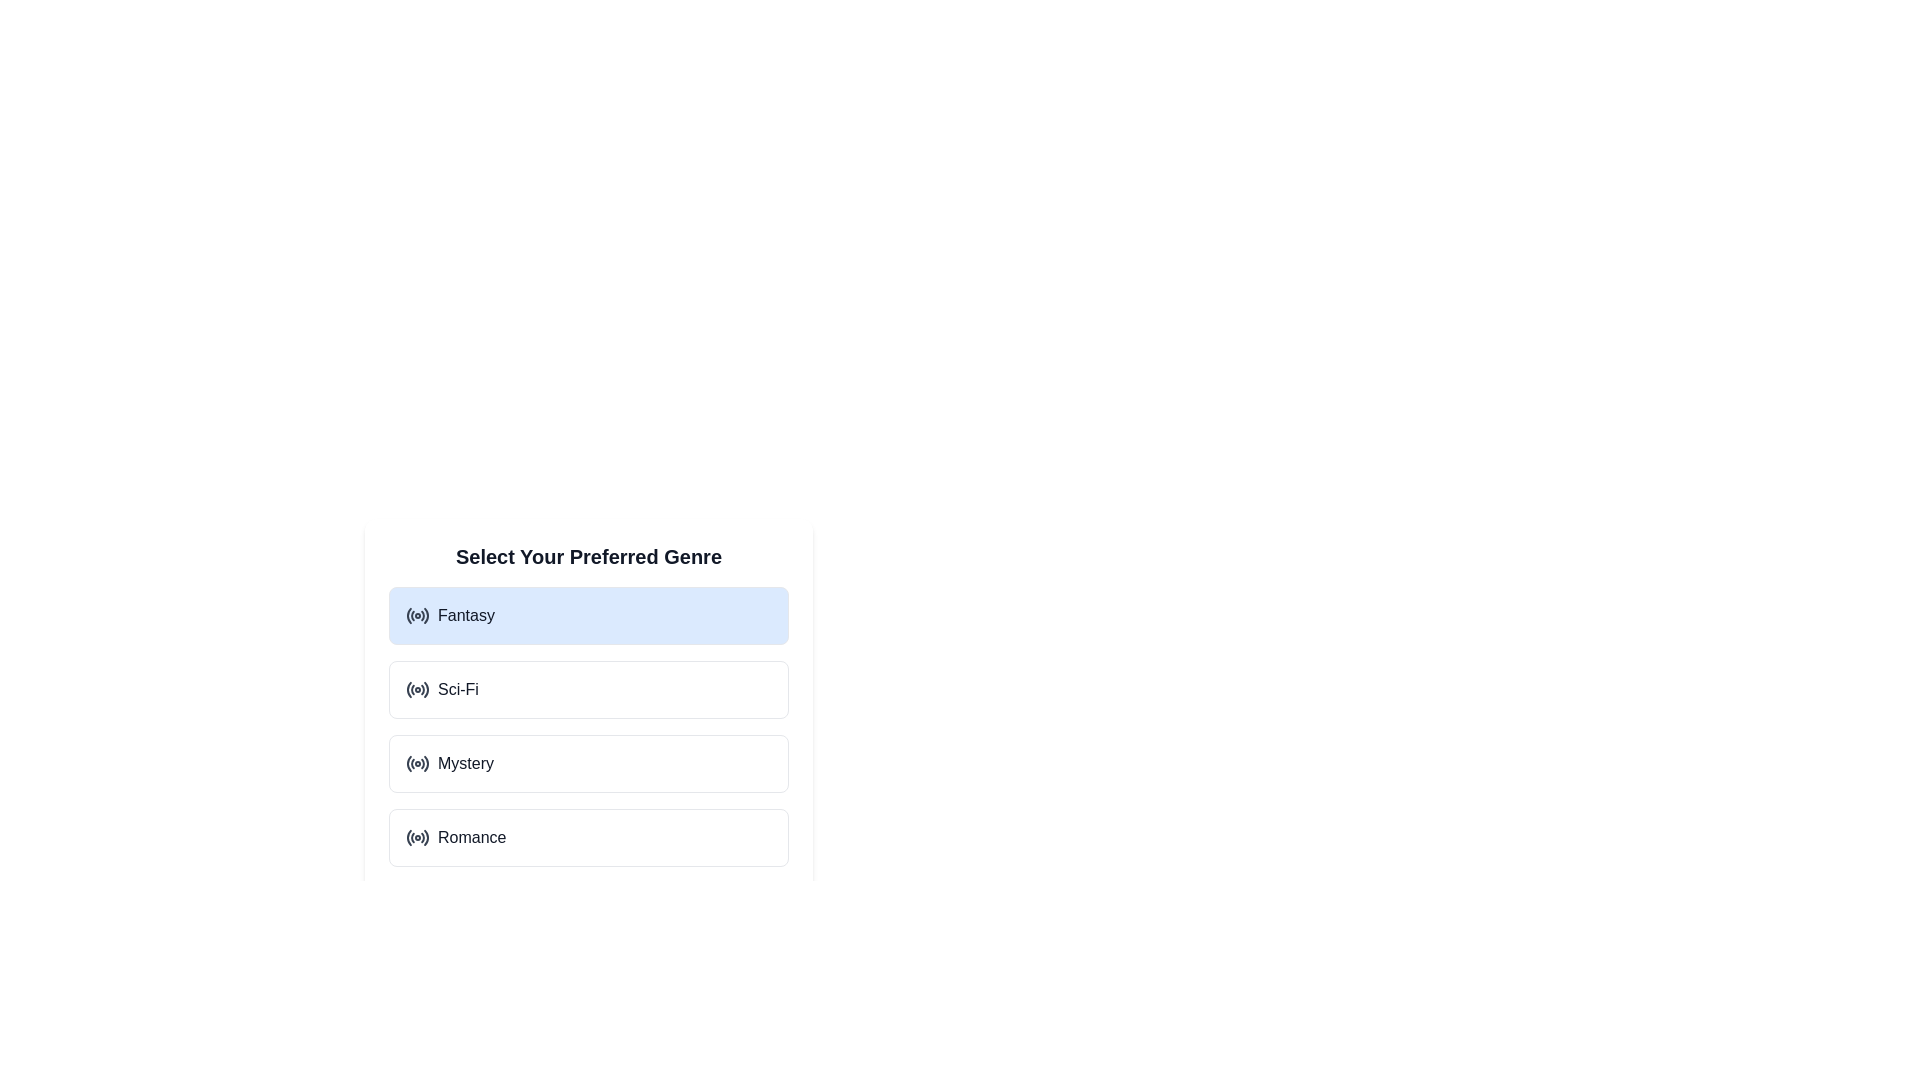 This screenshot has width=1920, height=1080. What do you see at coordinates (588, 763) in the screenshot?
I see `the 'Mystery' genre option card, which is the third element in a vertically stacked list of genre options` at bounding box center [588, 763].